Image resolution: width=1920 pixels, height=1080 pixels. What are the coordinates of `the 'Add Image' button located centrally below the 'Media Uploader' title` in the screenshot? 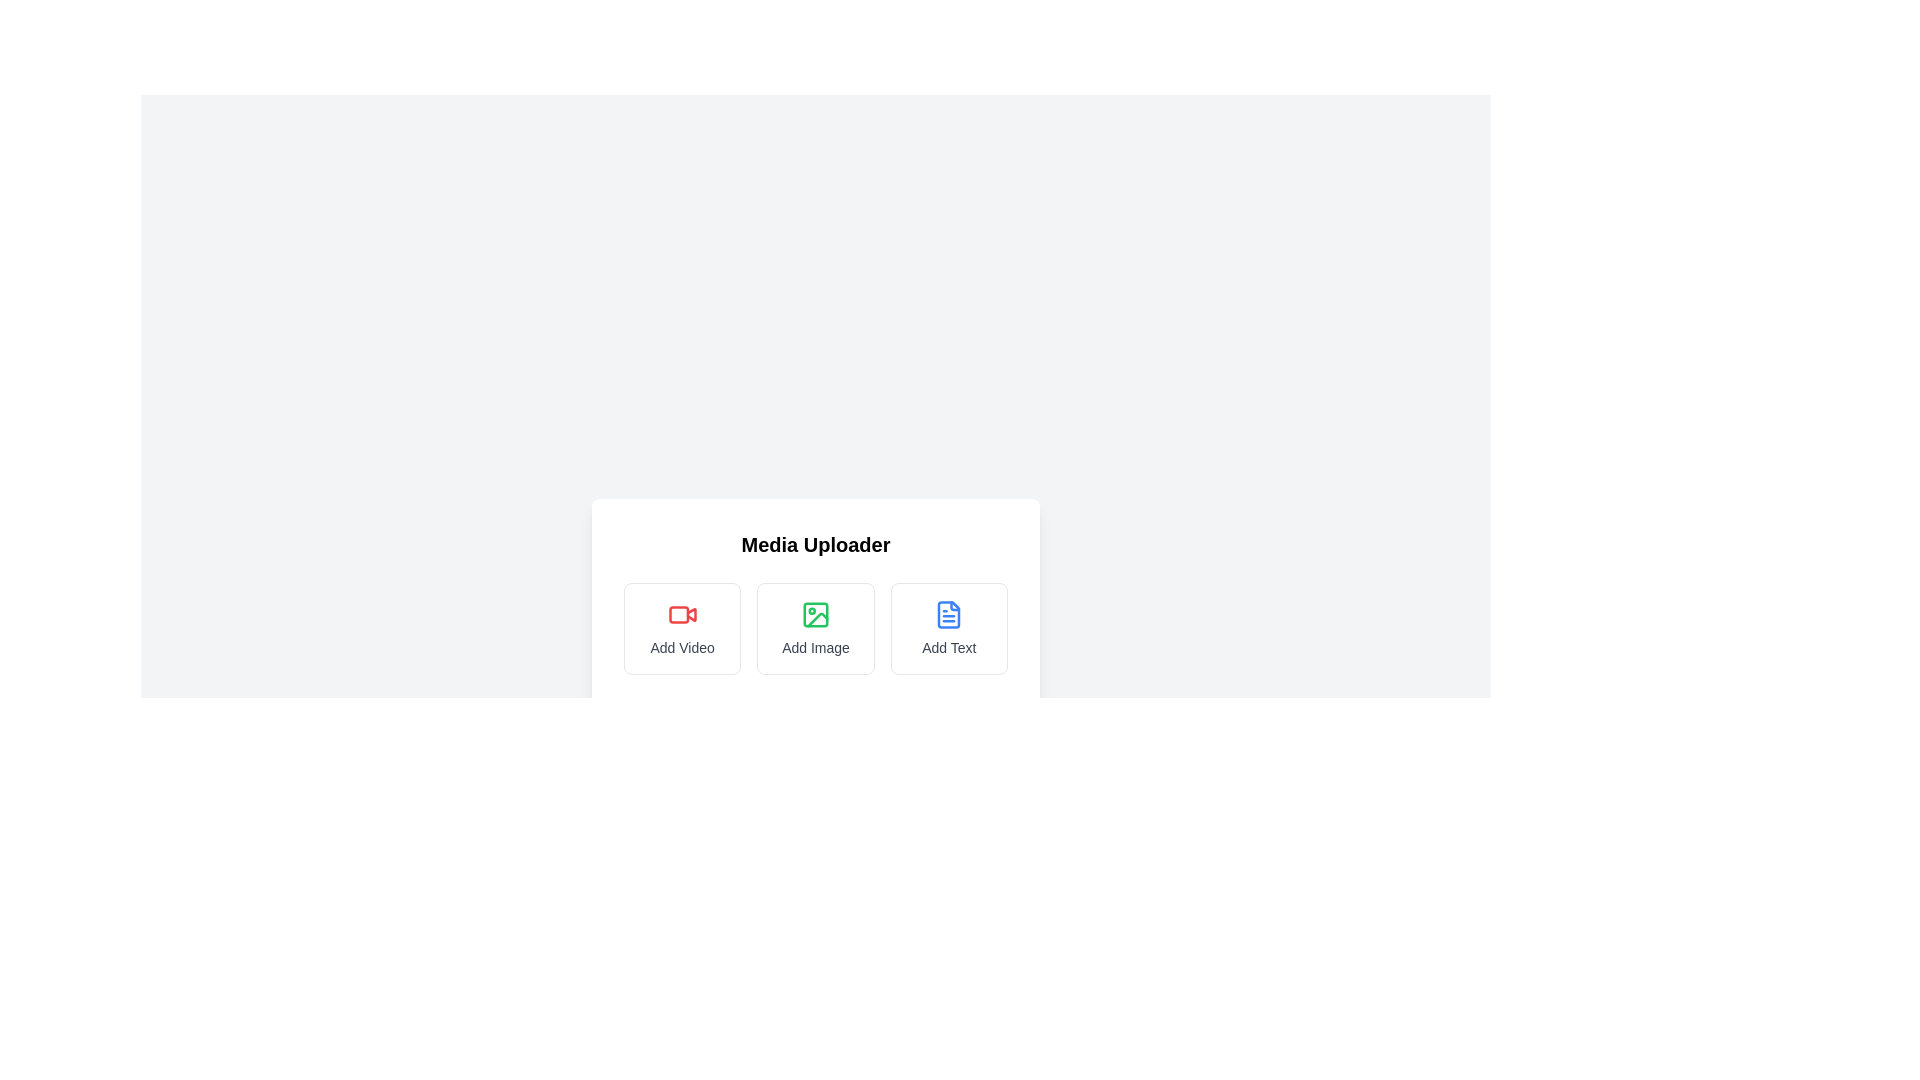 It's located at (816, 635).